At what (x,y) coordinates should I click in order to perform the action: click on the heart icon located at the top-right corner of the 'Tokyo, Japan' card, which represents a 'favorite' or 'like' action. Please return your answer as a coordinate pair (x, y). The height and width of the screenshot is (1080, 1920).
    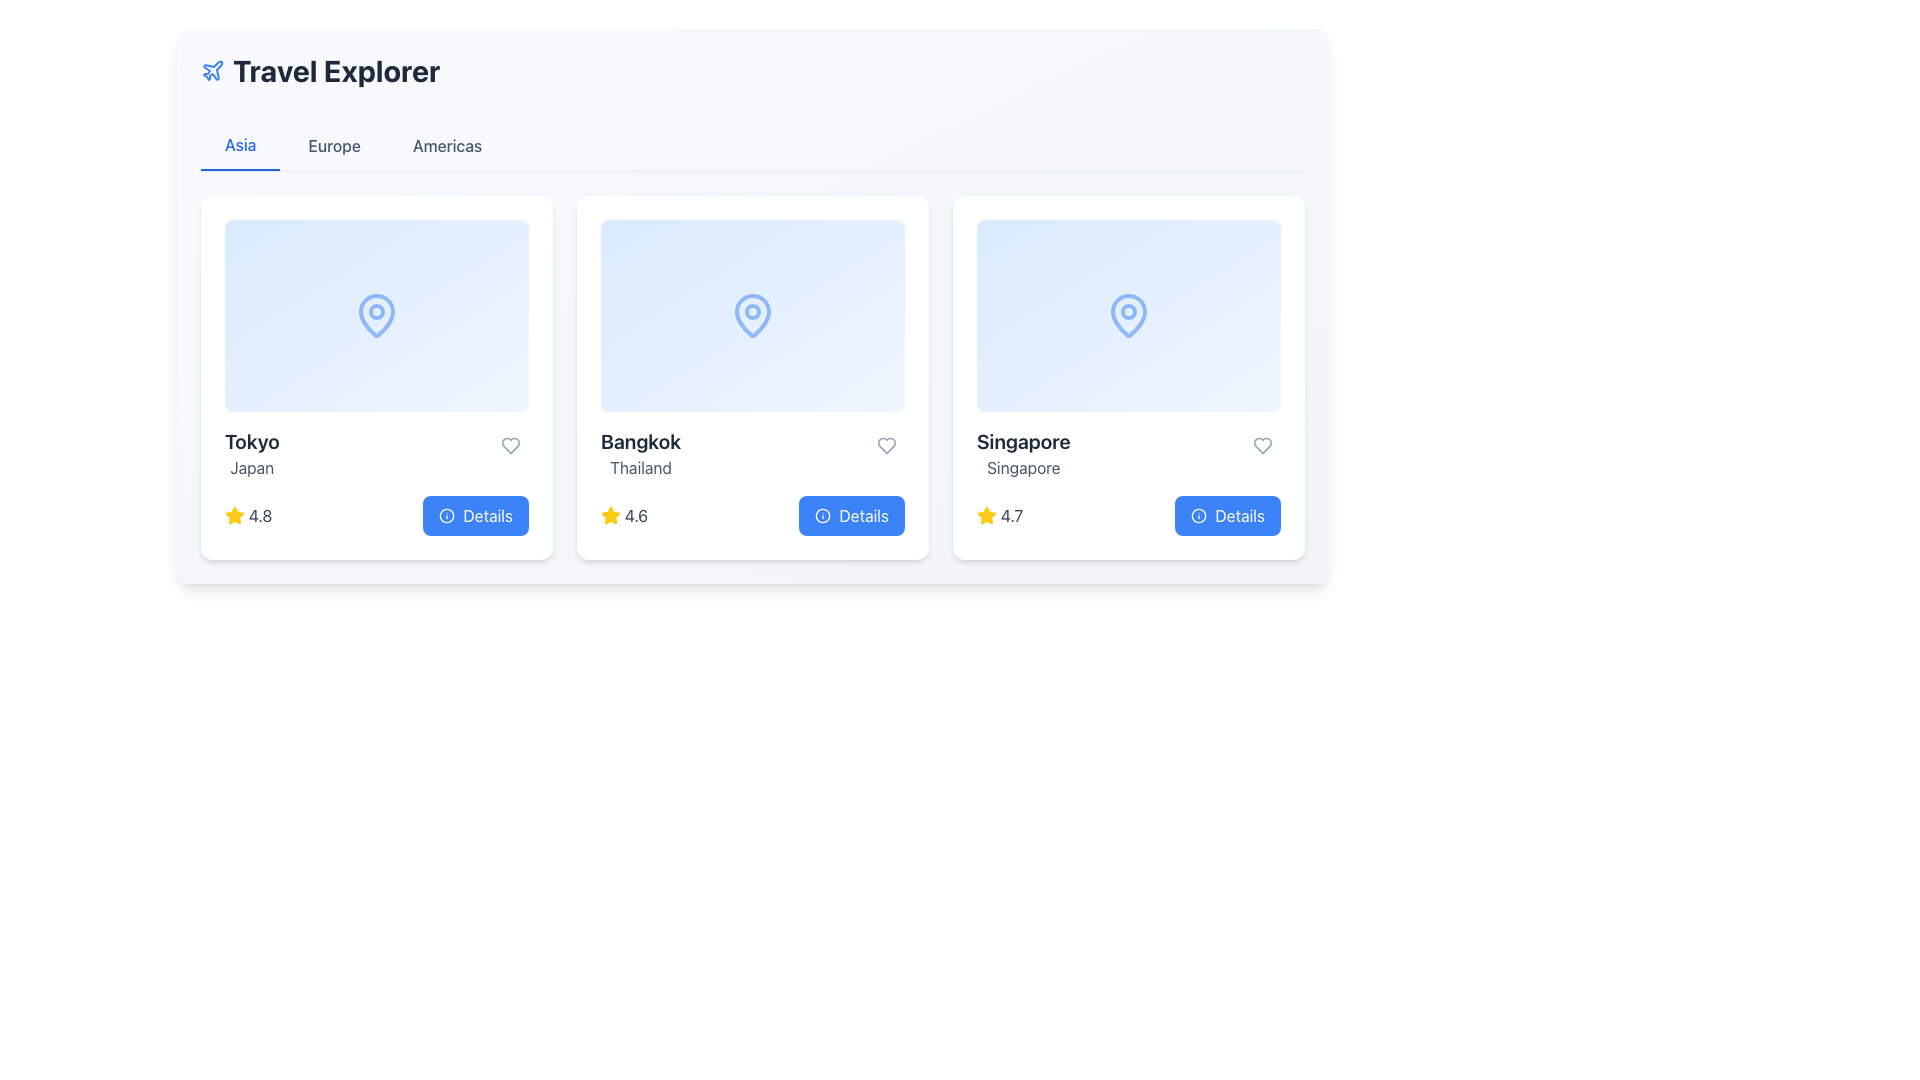
    Looking at the image, I should click on (510, 445).